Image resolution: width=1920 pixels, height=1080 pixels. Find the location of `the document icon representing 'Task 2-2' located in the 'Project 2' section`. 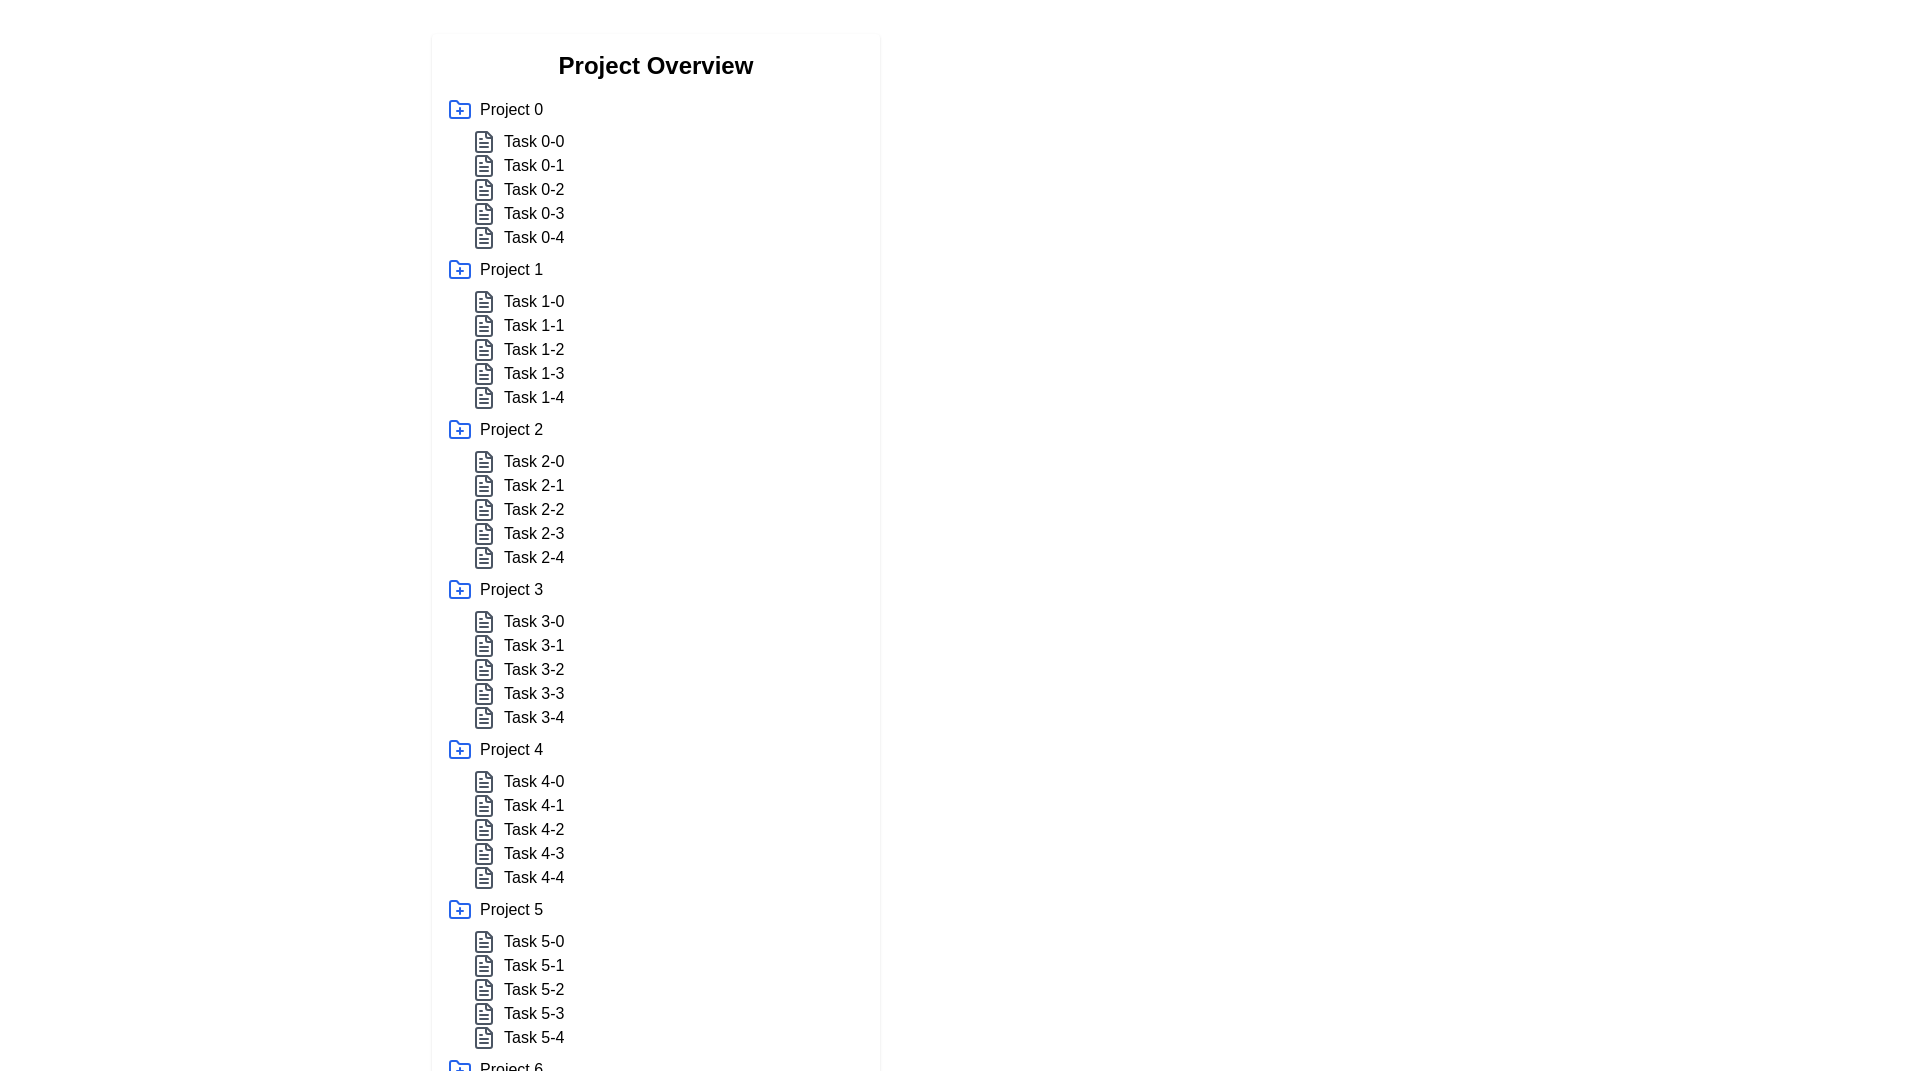

the document icon representing 'Task 2-2' located in the 'Project 2' section is located at coordinates (484, 508).